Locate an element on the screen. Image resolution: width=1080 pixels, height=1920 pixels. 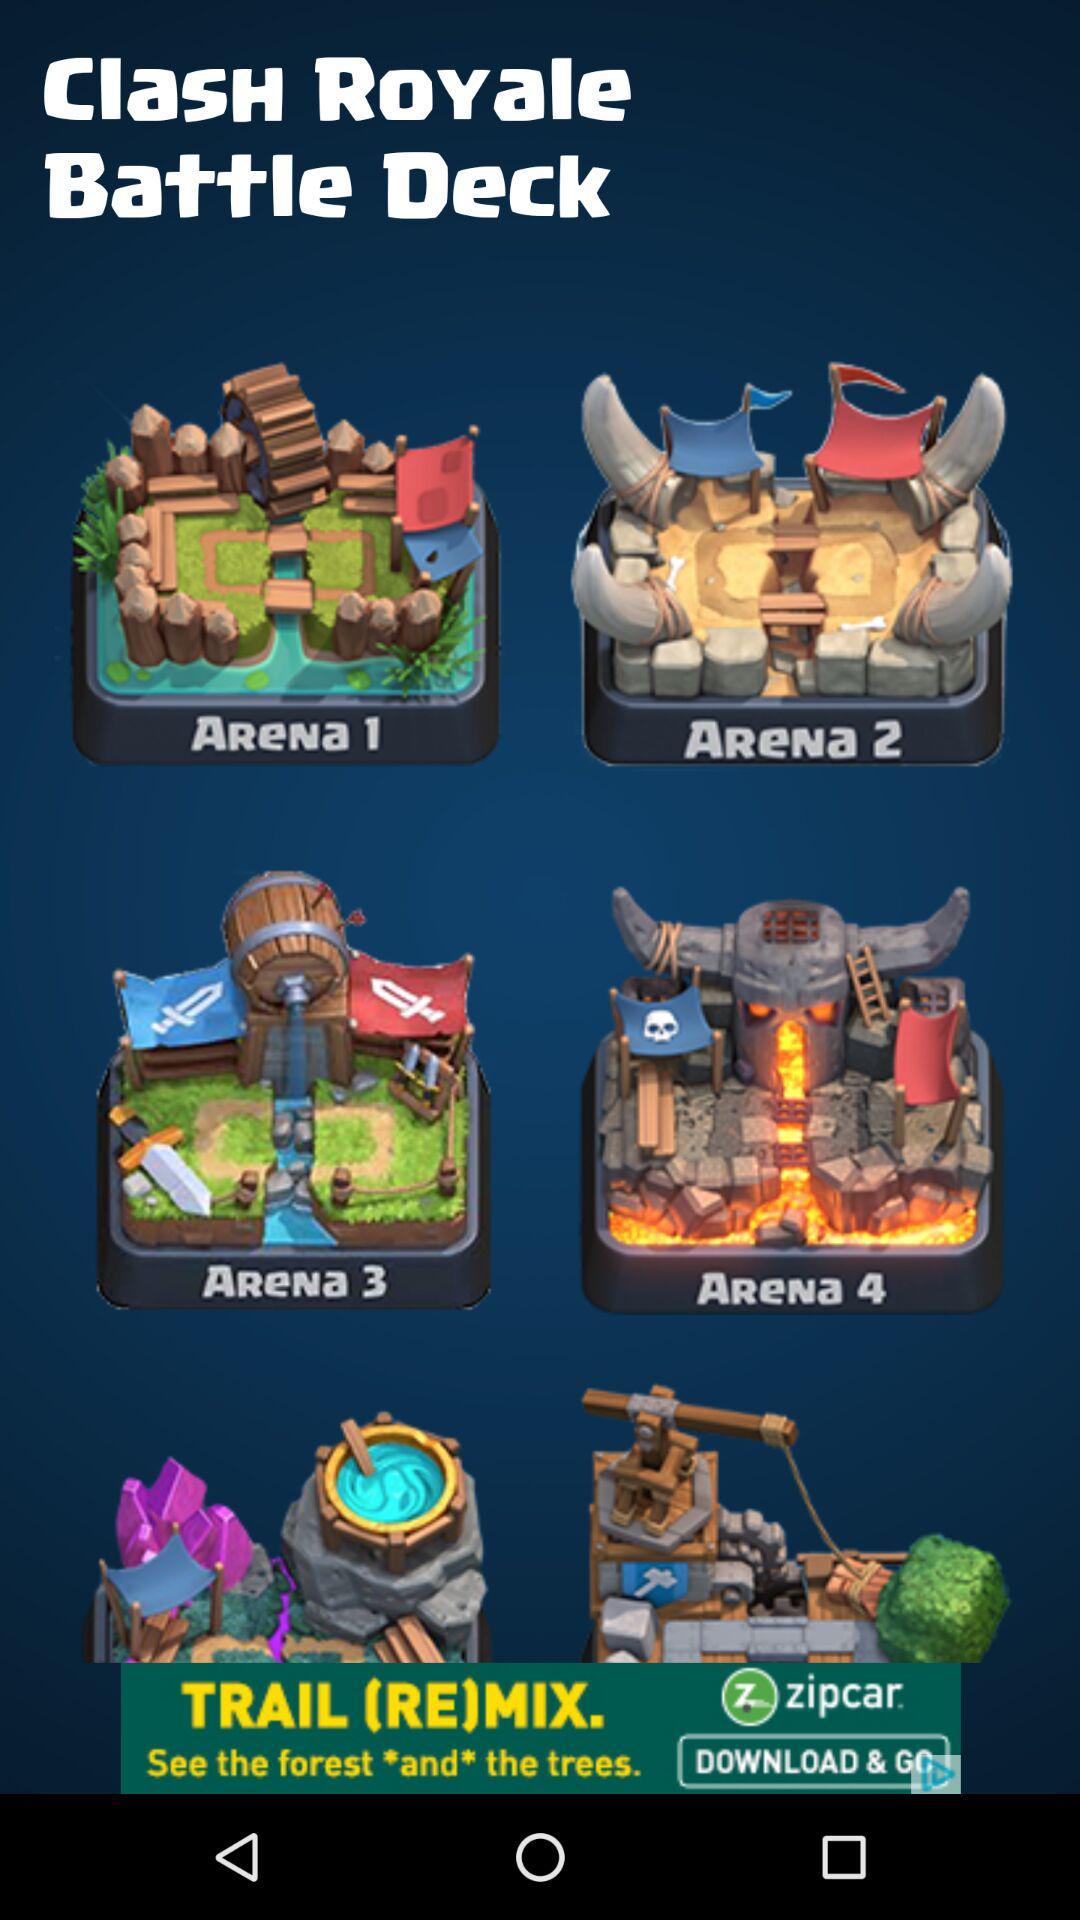
advertisement click is located at coordinates (540, 1727).